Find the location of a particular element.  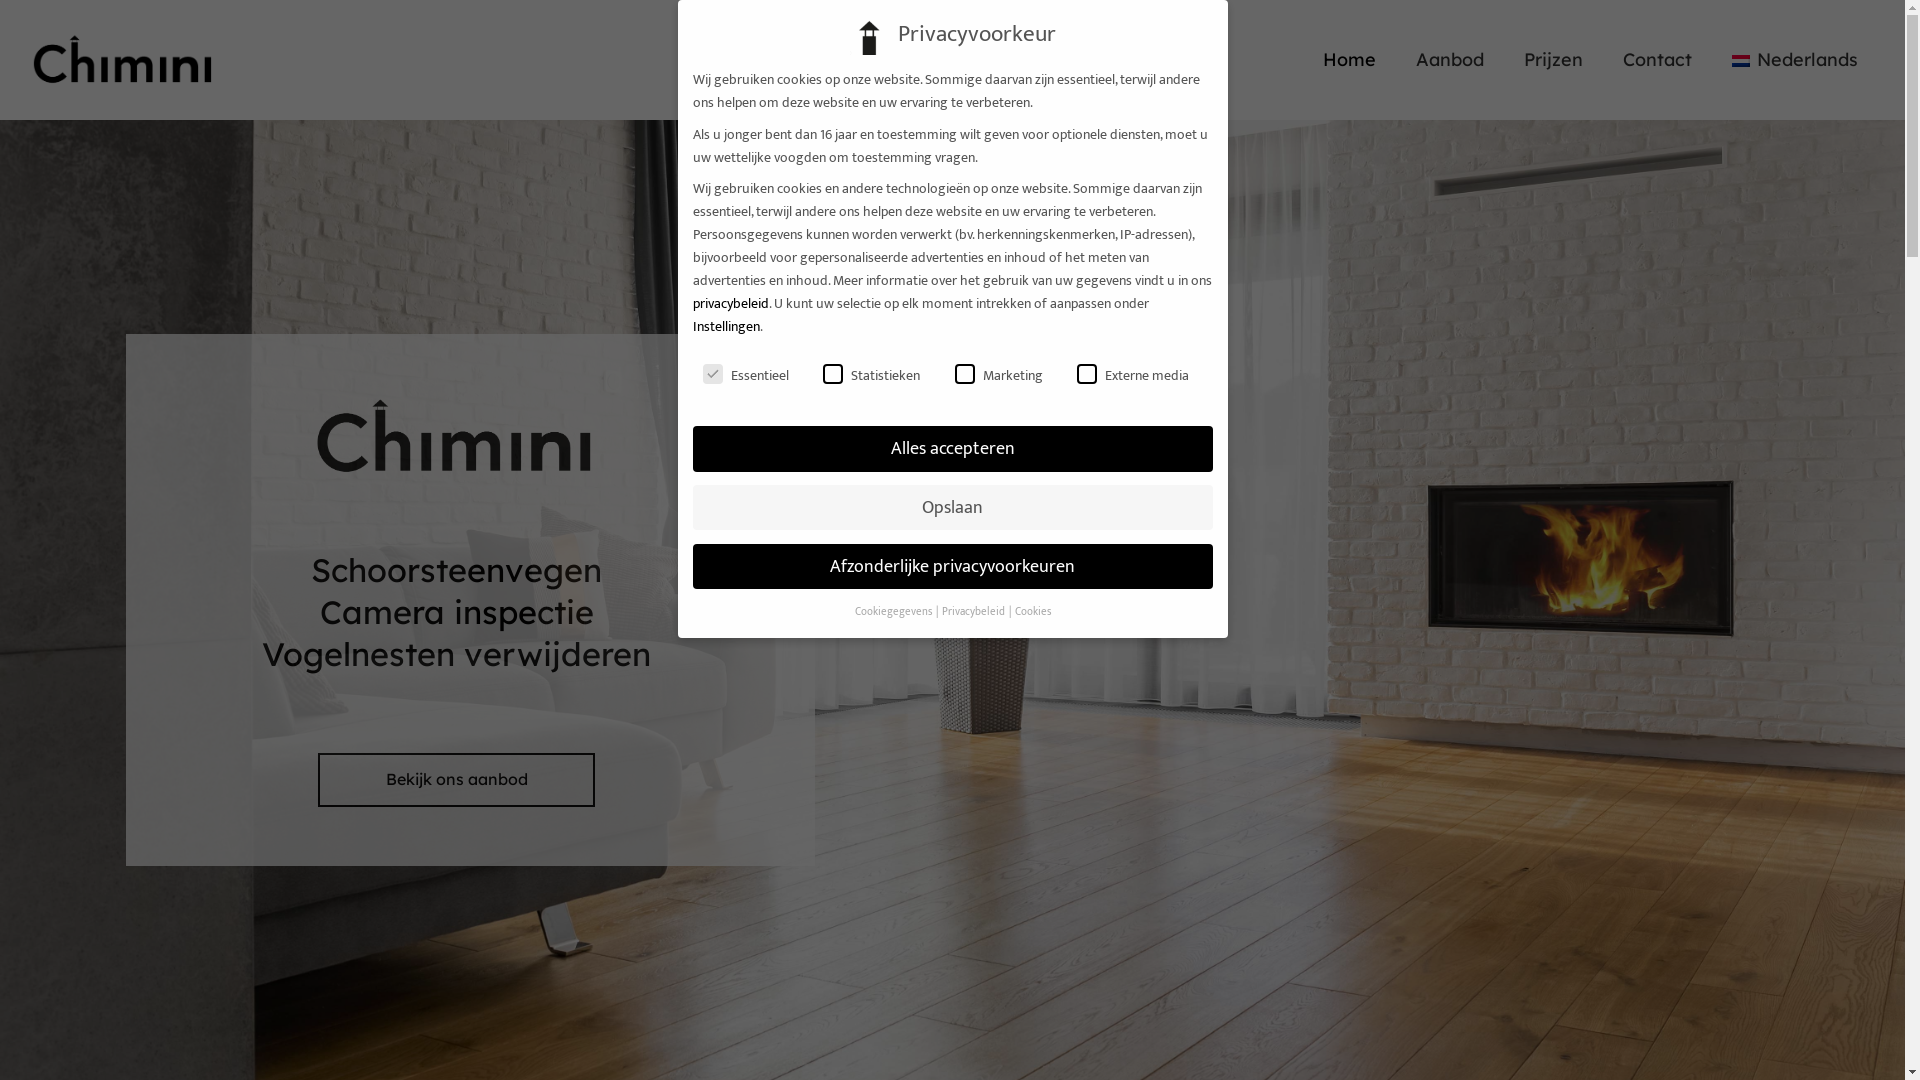

'Bekijk ons aanbod' is located at coordinates (455, 778).